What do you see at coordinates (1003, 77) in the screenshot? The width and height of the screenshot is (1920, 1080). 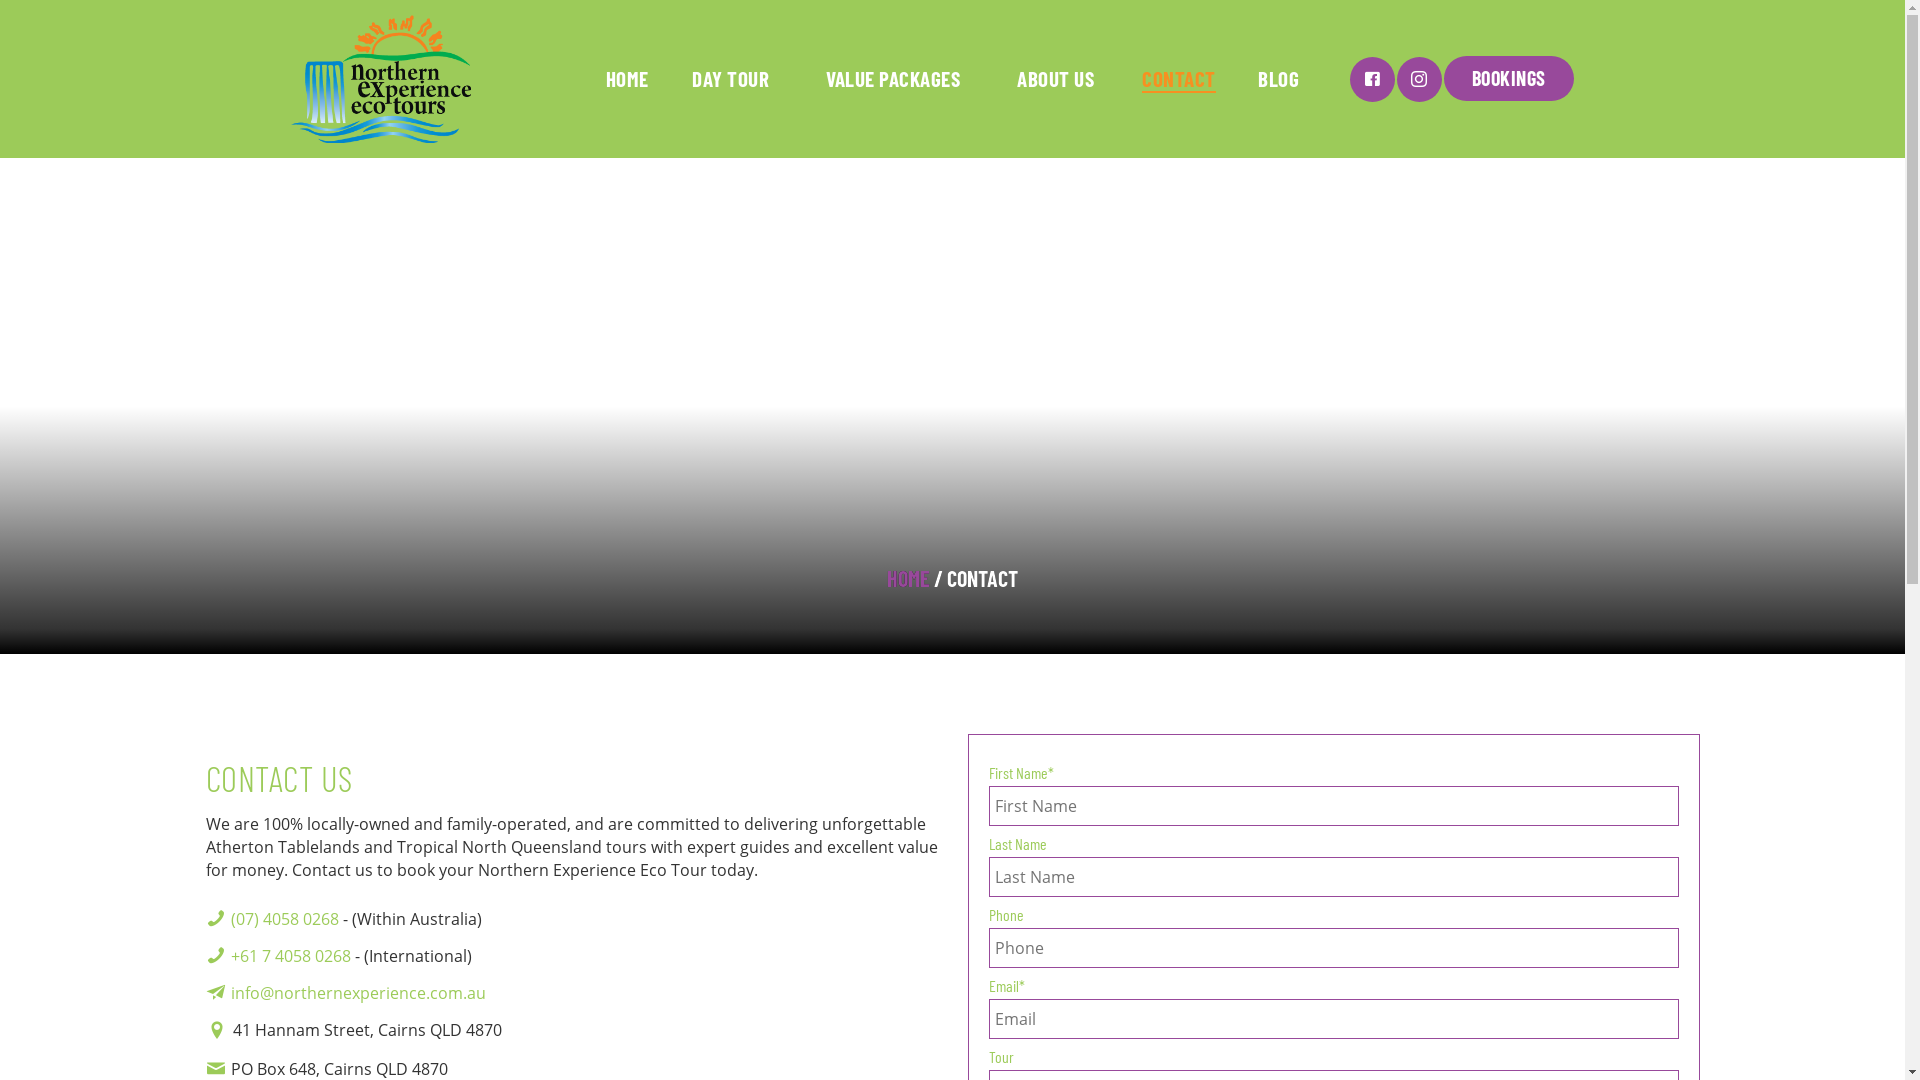 I see `'ABOUT US'` at bounding box center [1003, 77].